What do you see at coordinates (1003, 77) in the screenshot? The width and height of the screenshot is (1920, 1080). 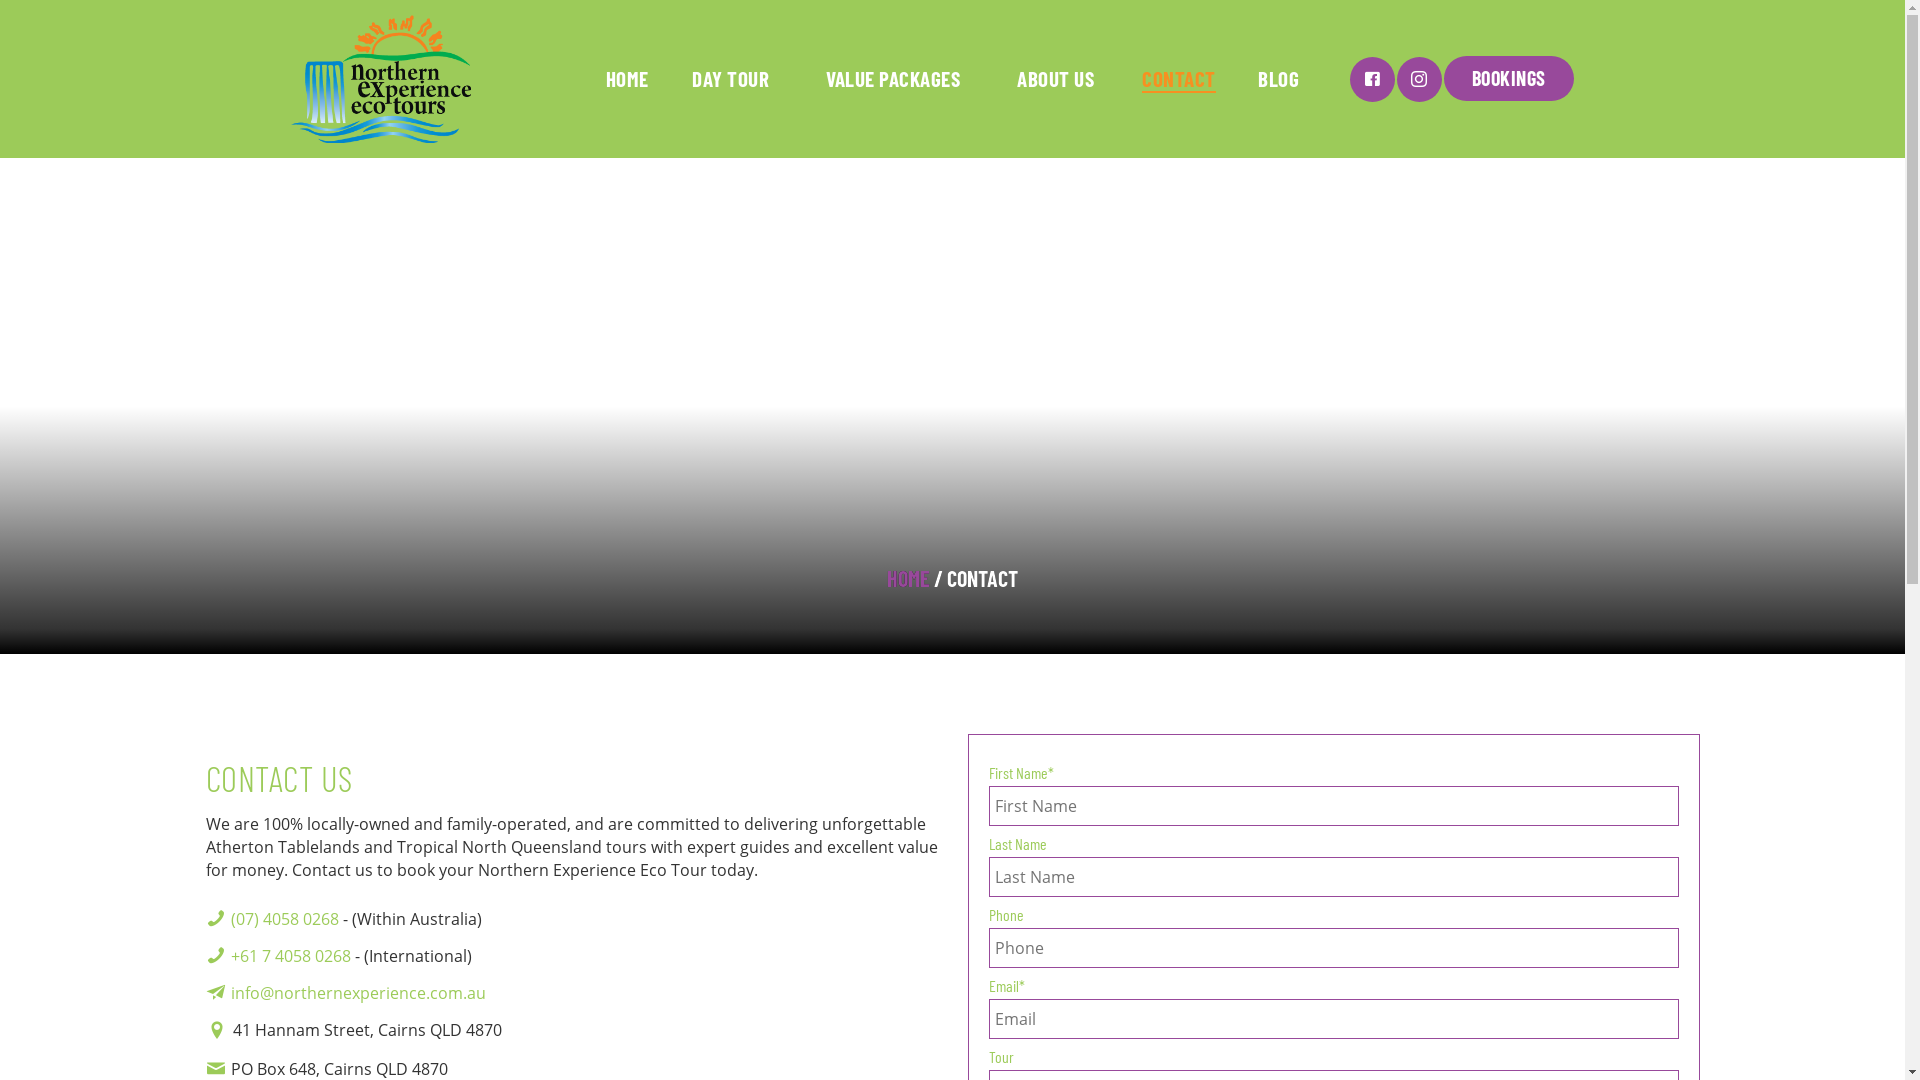 I see `'ABOUT US'` at bounding box center [1003, 77].